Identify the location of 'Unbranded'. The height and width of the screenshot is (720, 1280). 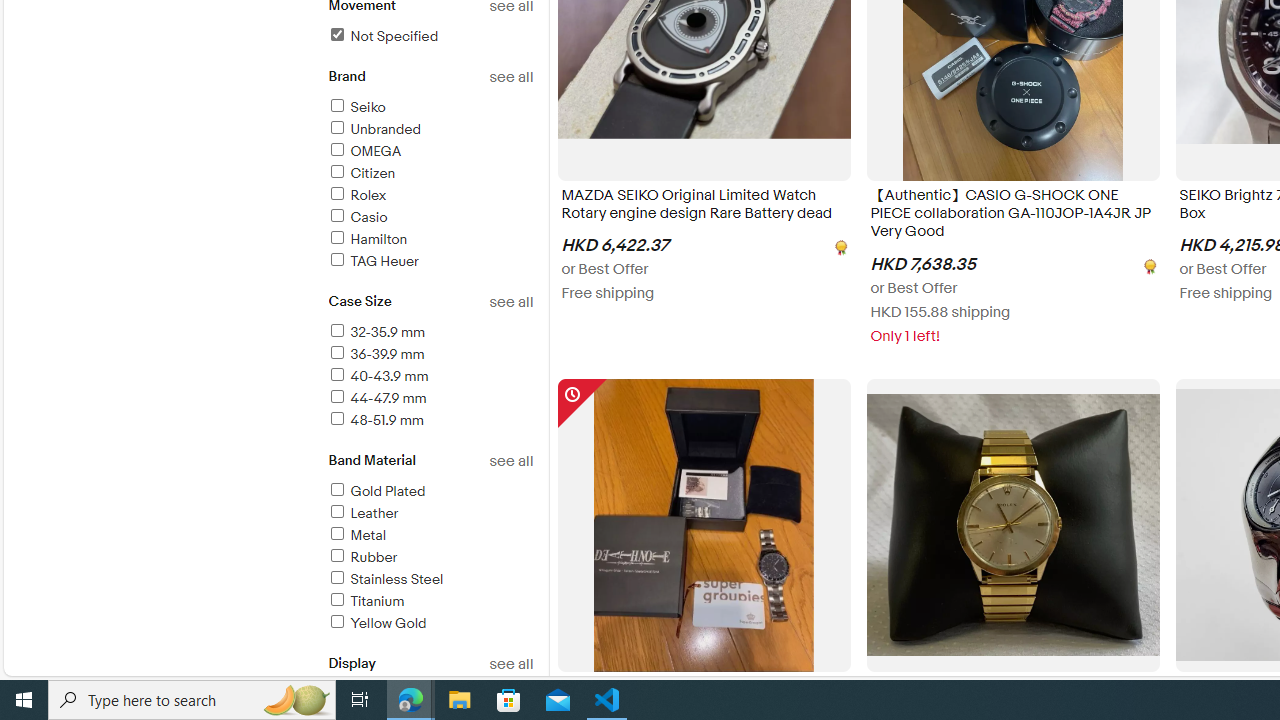
(429, 130).